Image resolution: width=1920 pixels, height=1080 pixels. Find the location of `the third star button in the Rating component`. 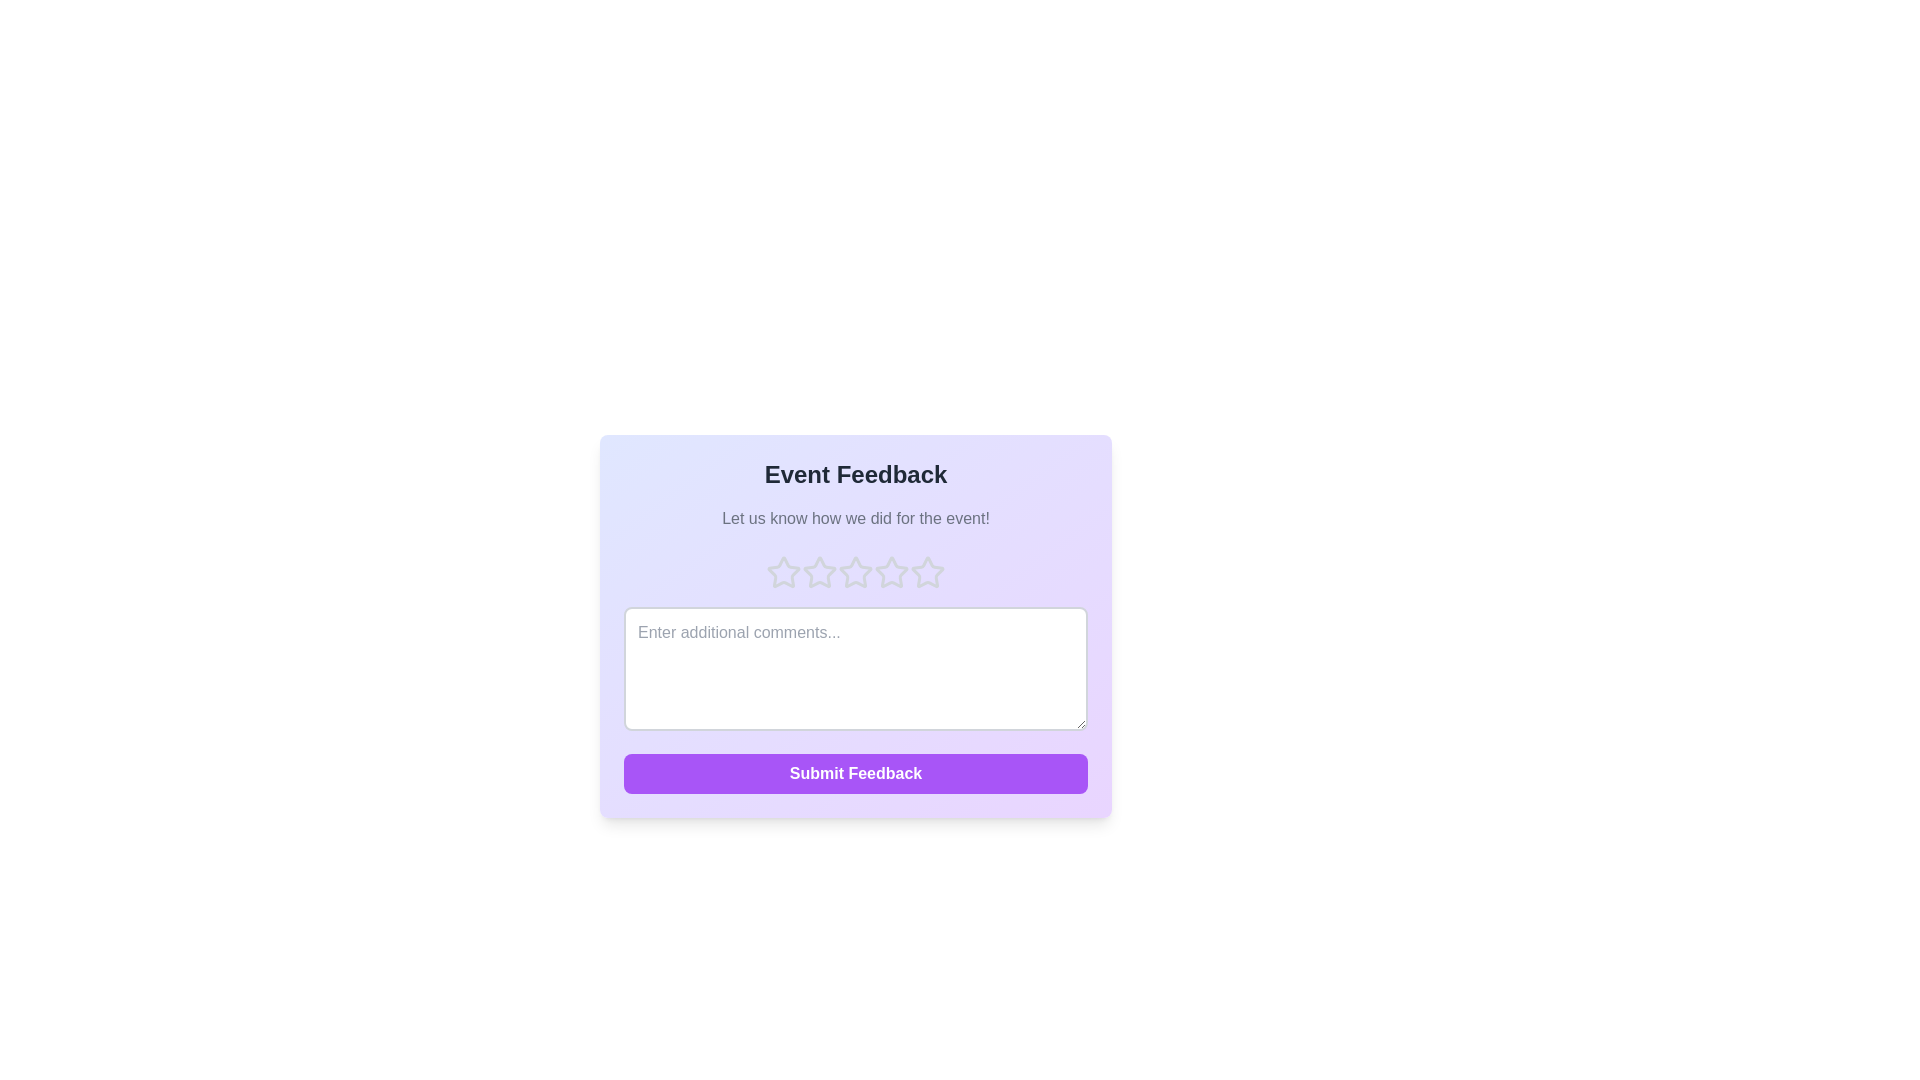

the third star button in the Rating component is located at coordinates (855, 573).